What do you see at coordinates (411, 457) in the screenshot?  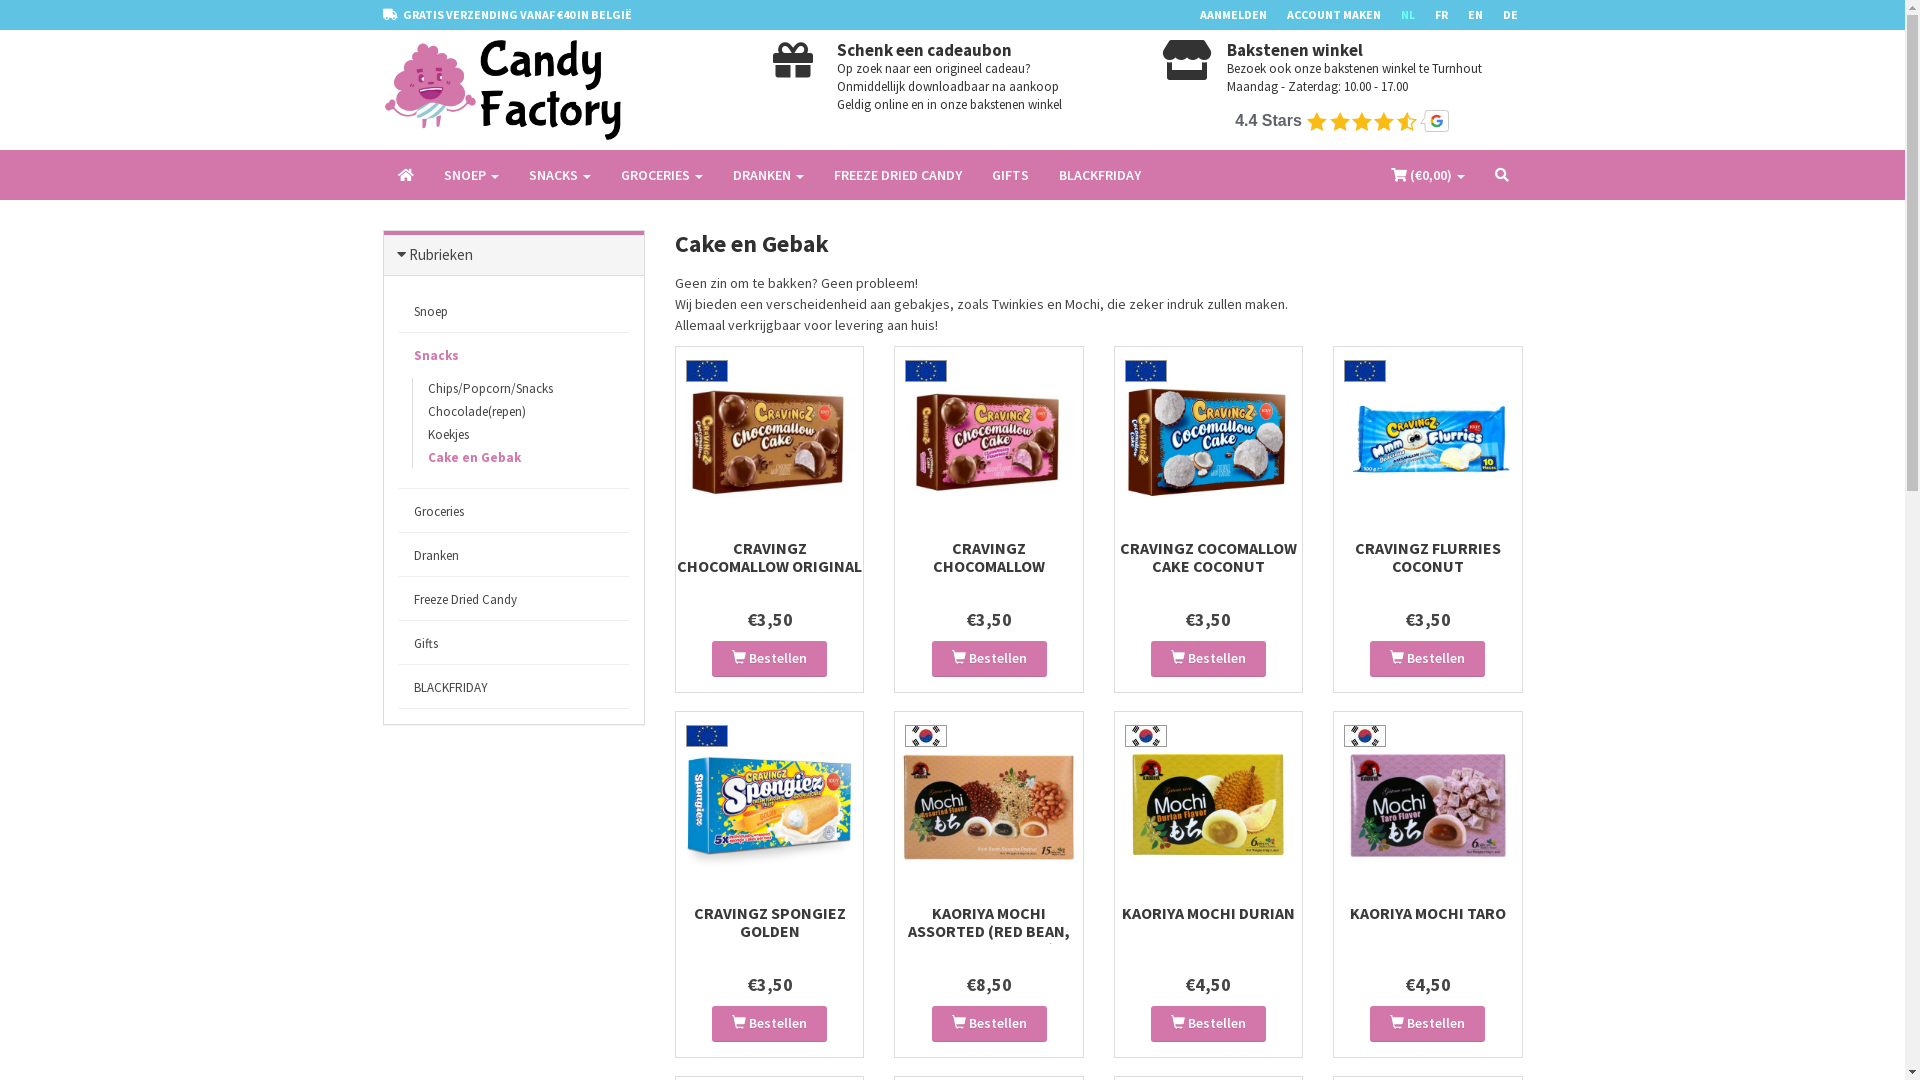 I see `'Cake en Gebak'` at bounding box center [411, 457].